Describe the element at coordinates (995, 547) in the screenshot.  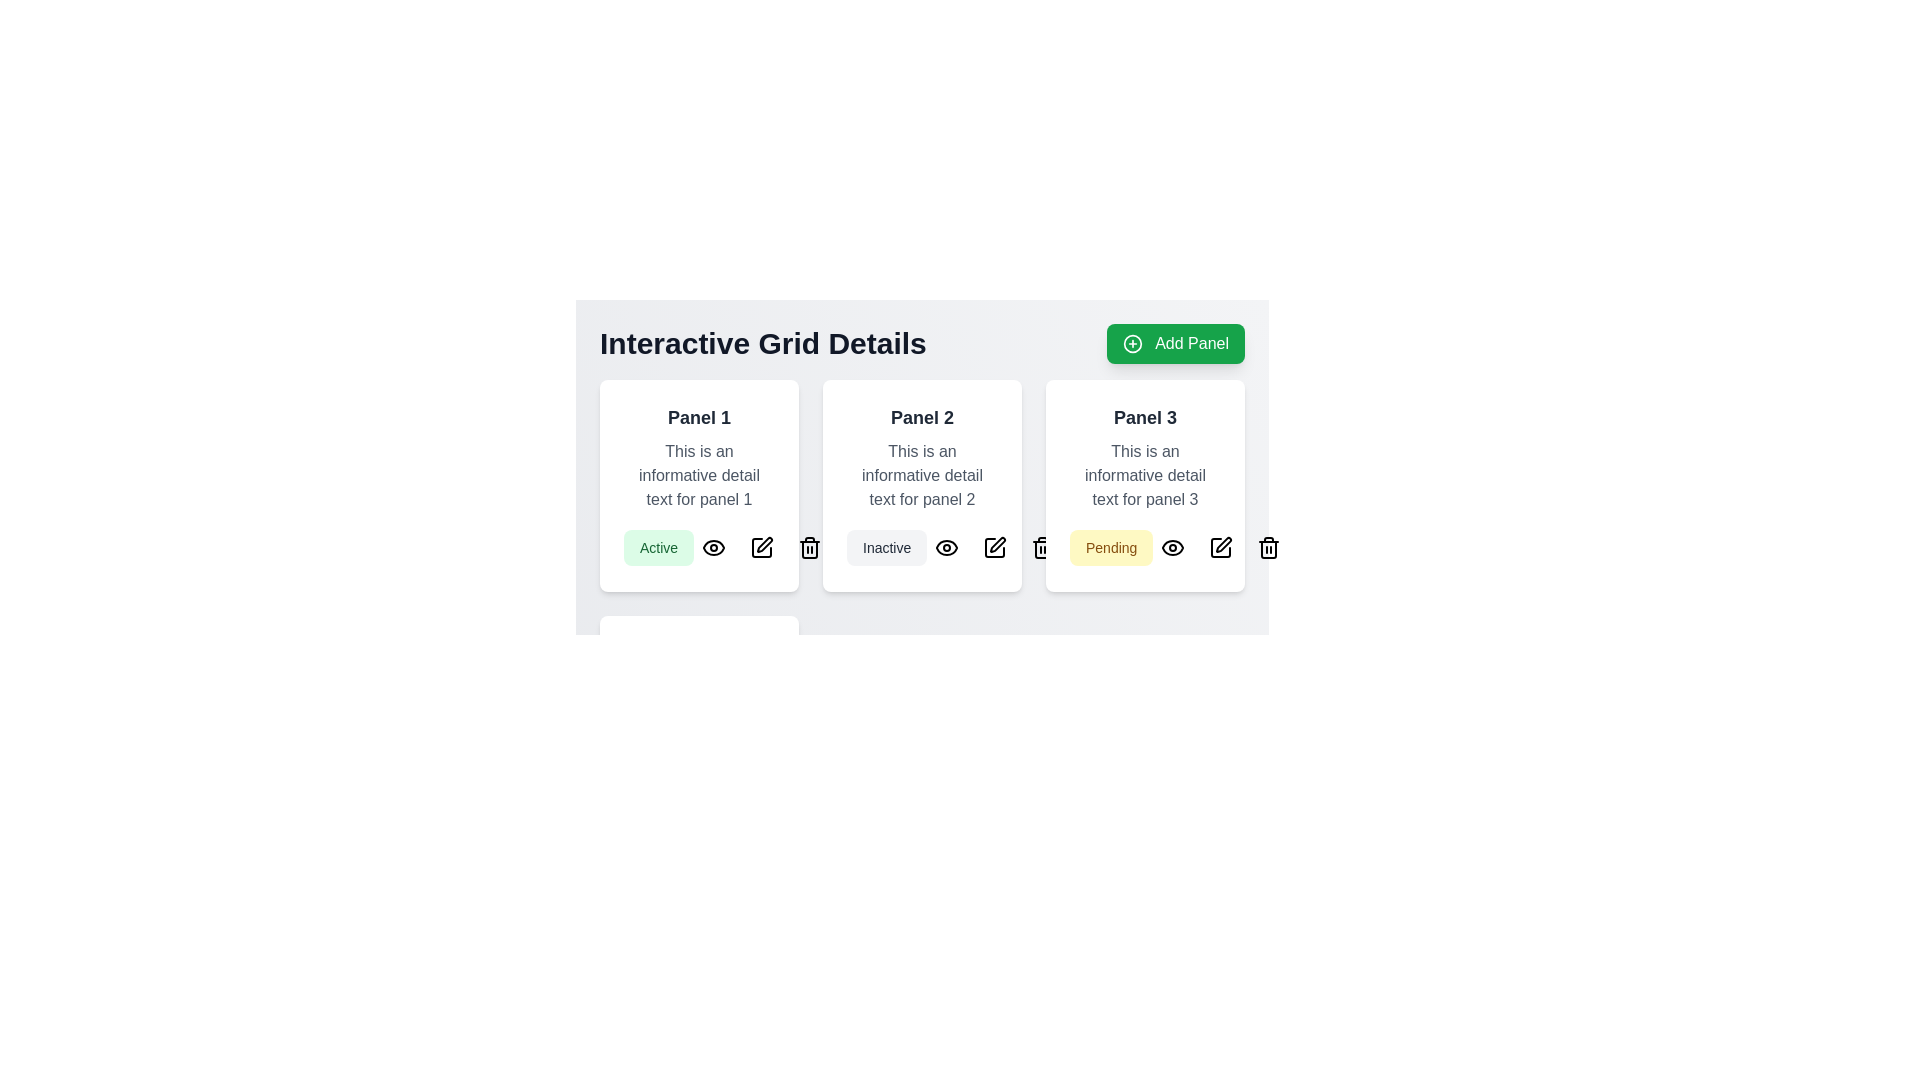
I see `the edit icon button located as the second icon from the right in the action button row of 'Panel 2' to initiate editing` at that location.